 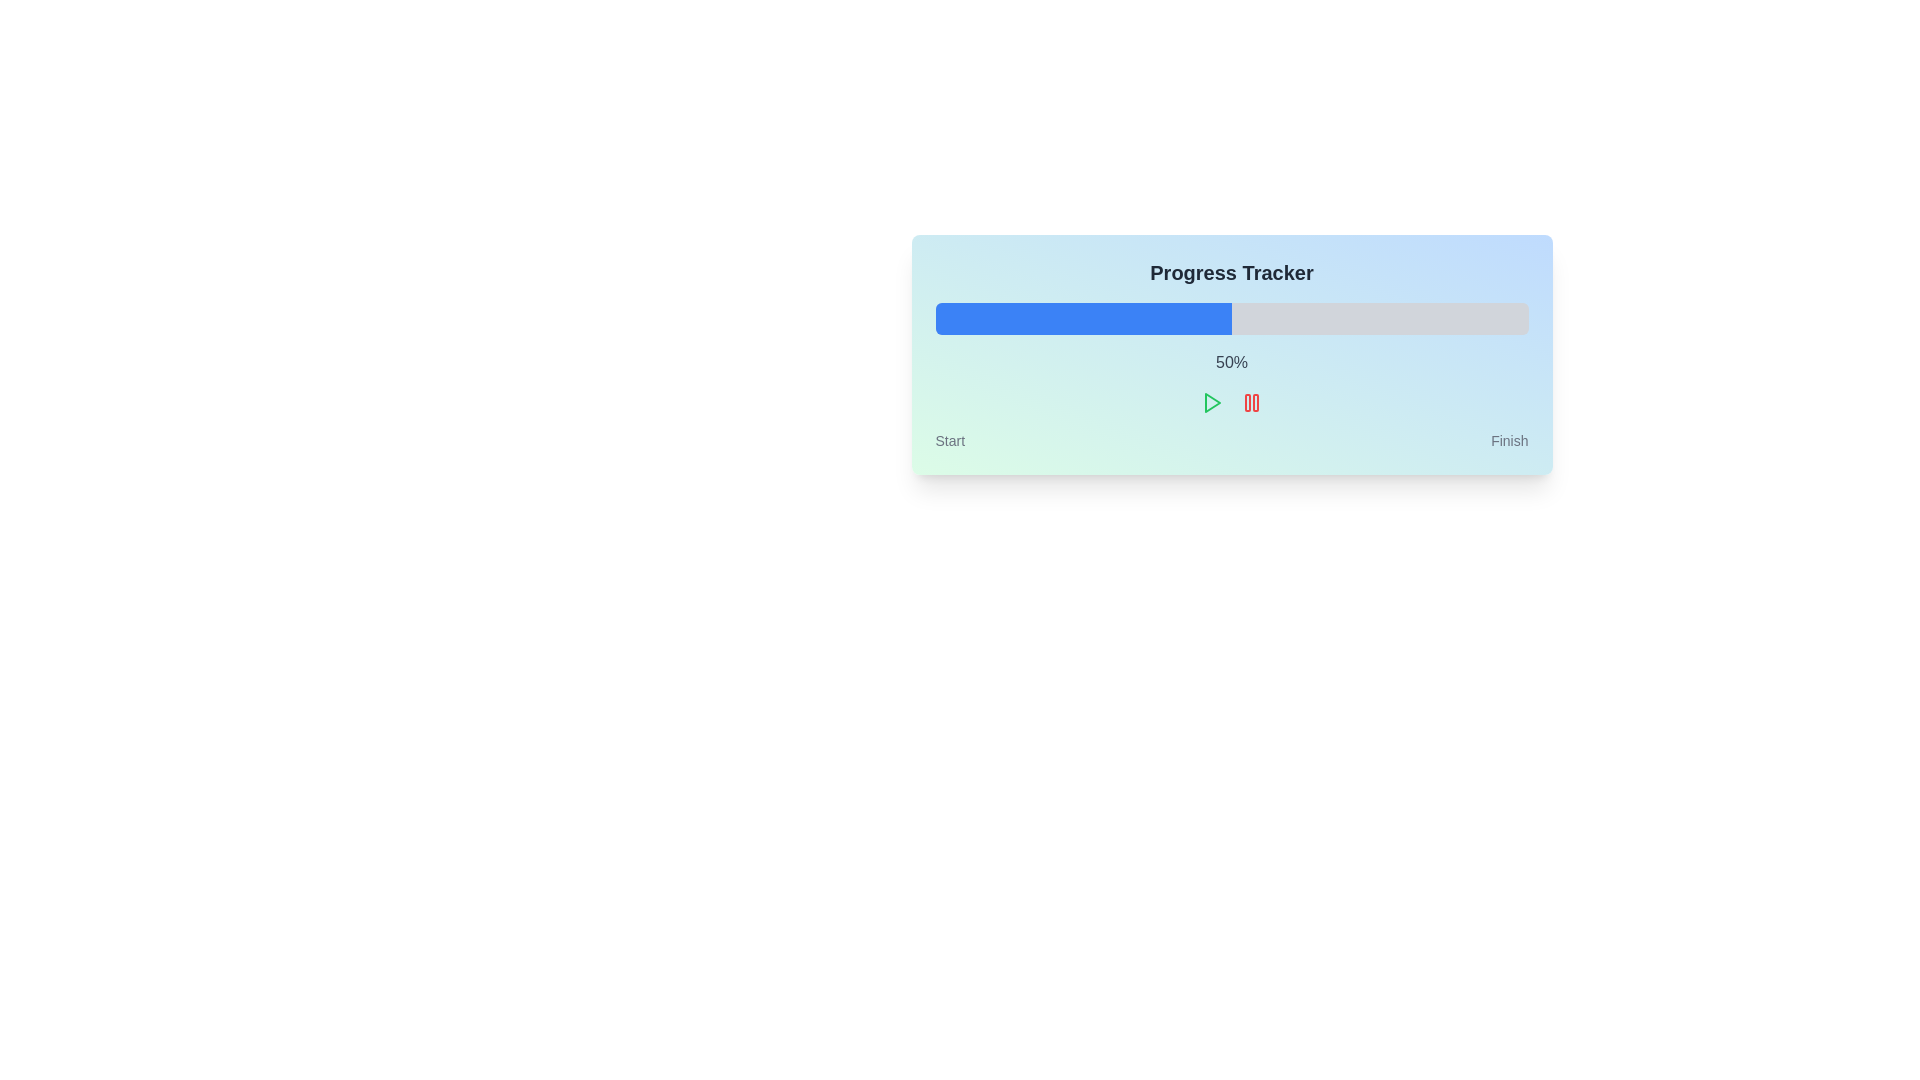 What do you see at coordinates (1247, 402) in the screenshot?
I see `the left vertical segment of the pause button` at bounding box center [1247, 402].